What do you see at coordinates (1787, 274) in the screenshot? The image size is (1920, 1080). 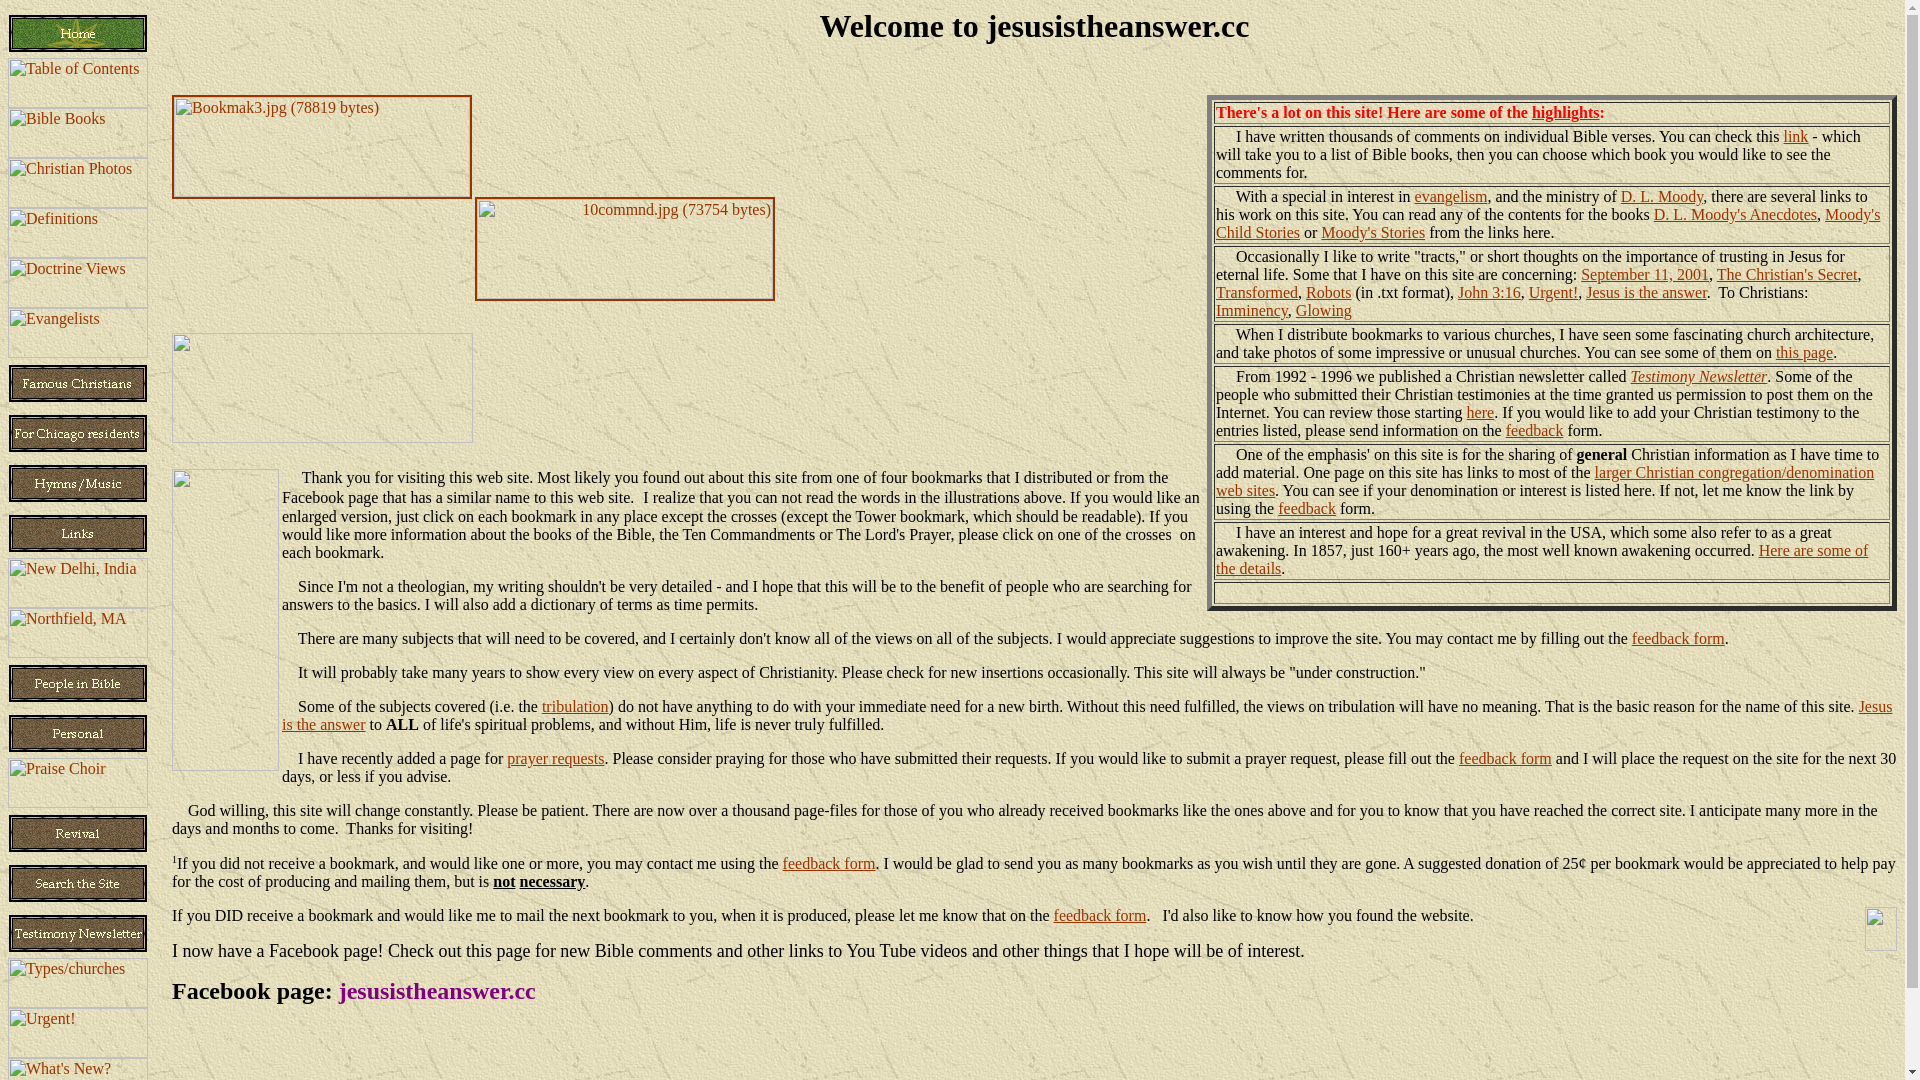 I see `'The Christian's Secret'` at bounding box center [1787, 274].